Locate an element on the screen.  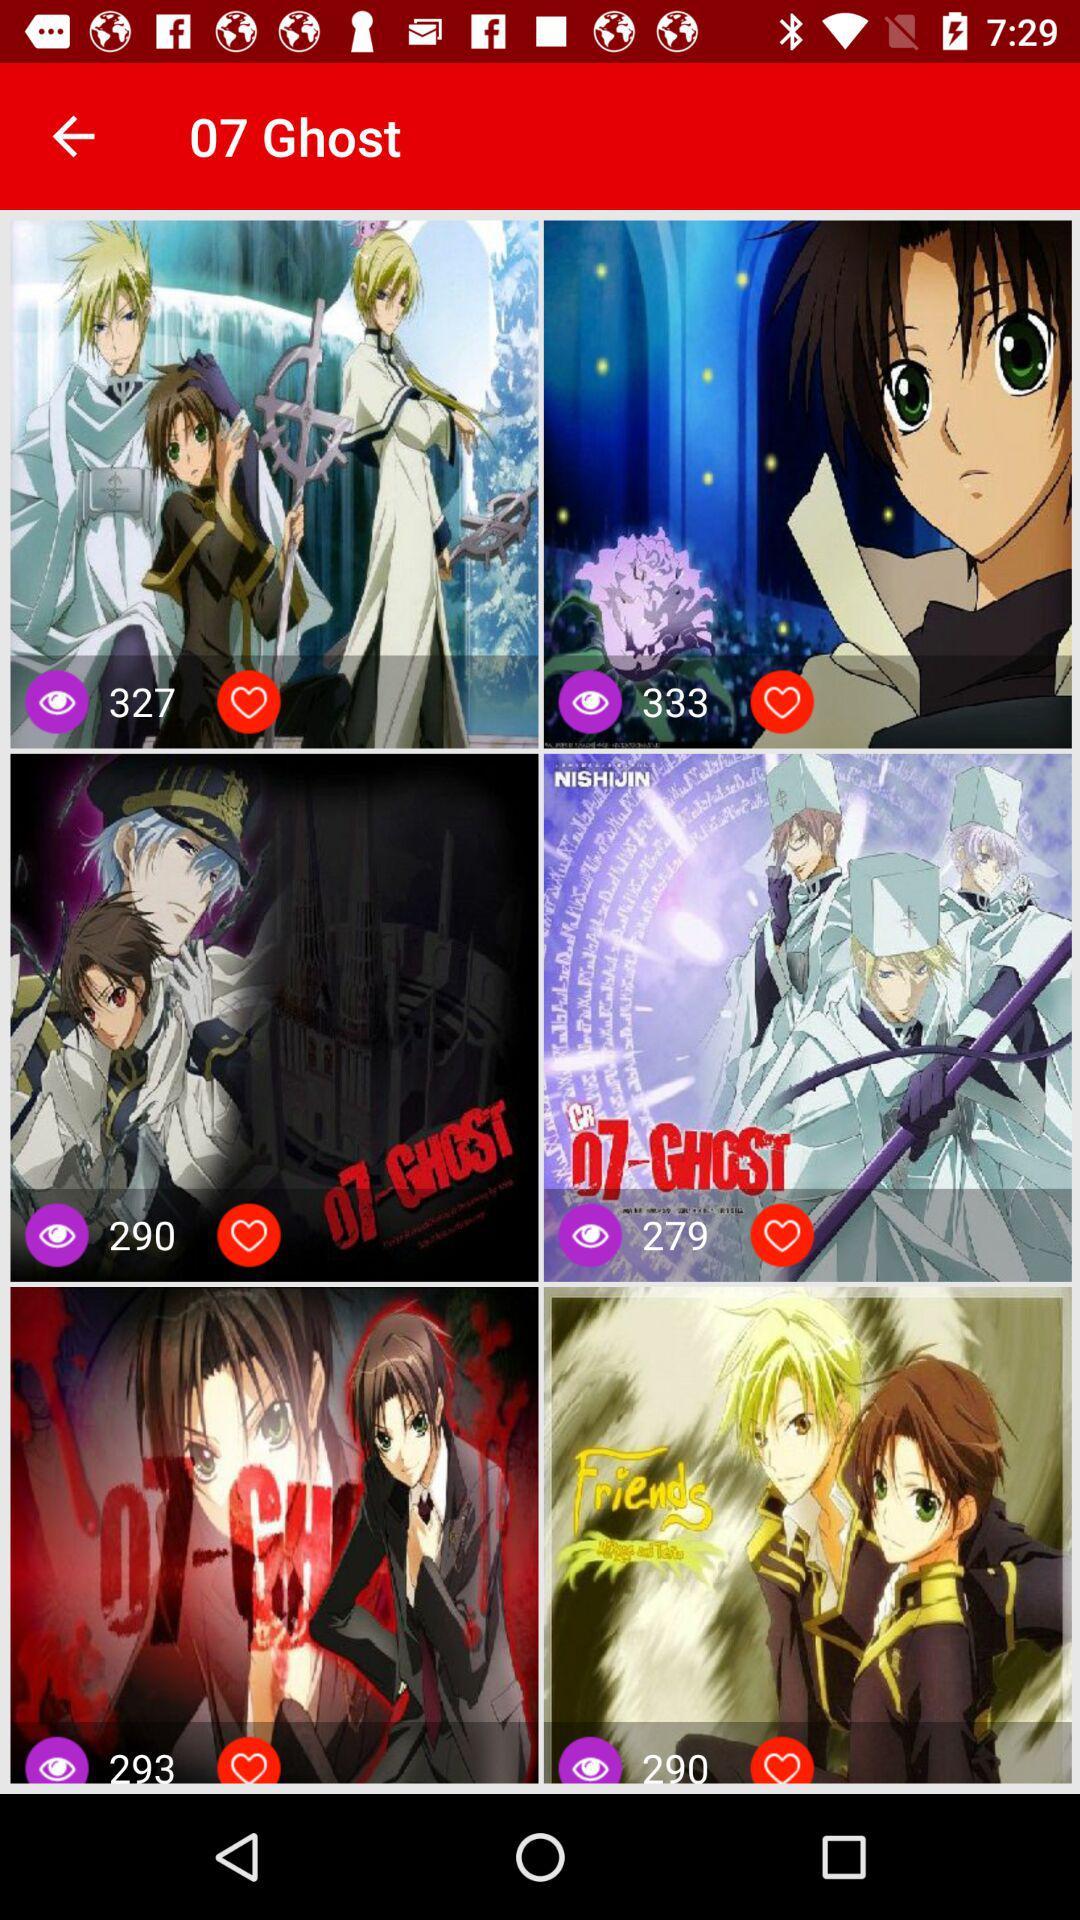
the image is located at coordinates (781, 1234).